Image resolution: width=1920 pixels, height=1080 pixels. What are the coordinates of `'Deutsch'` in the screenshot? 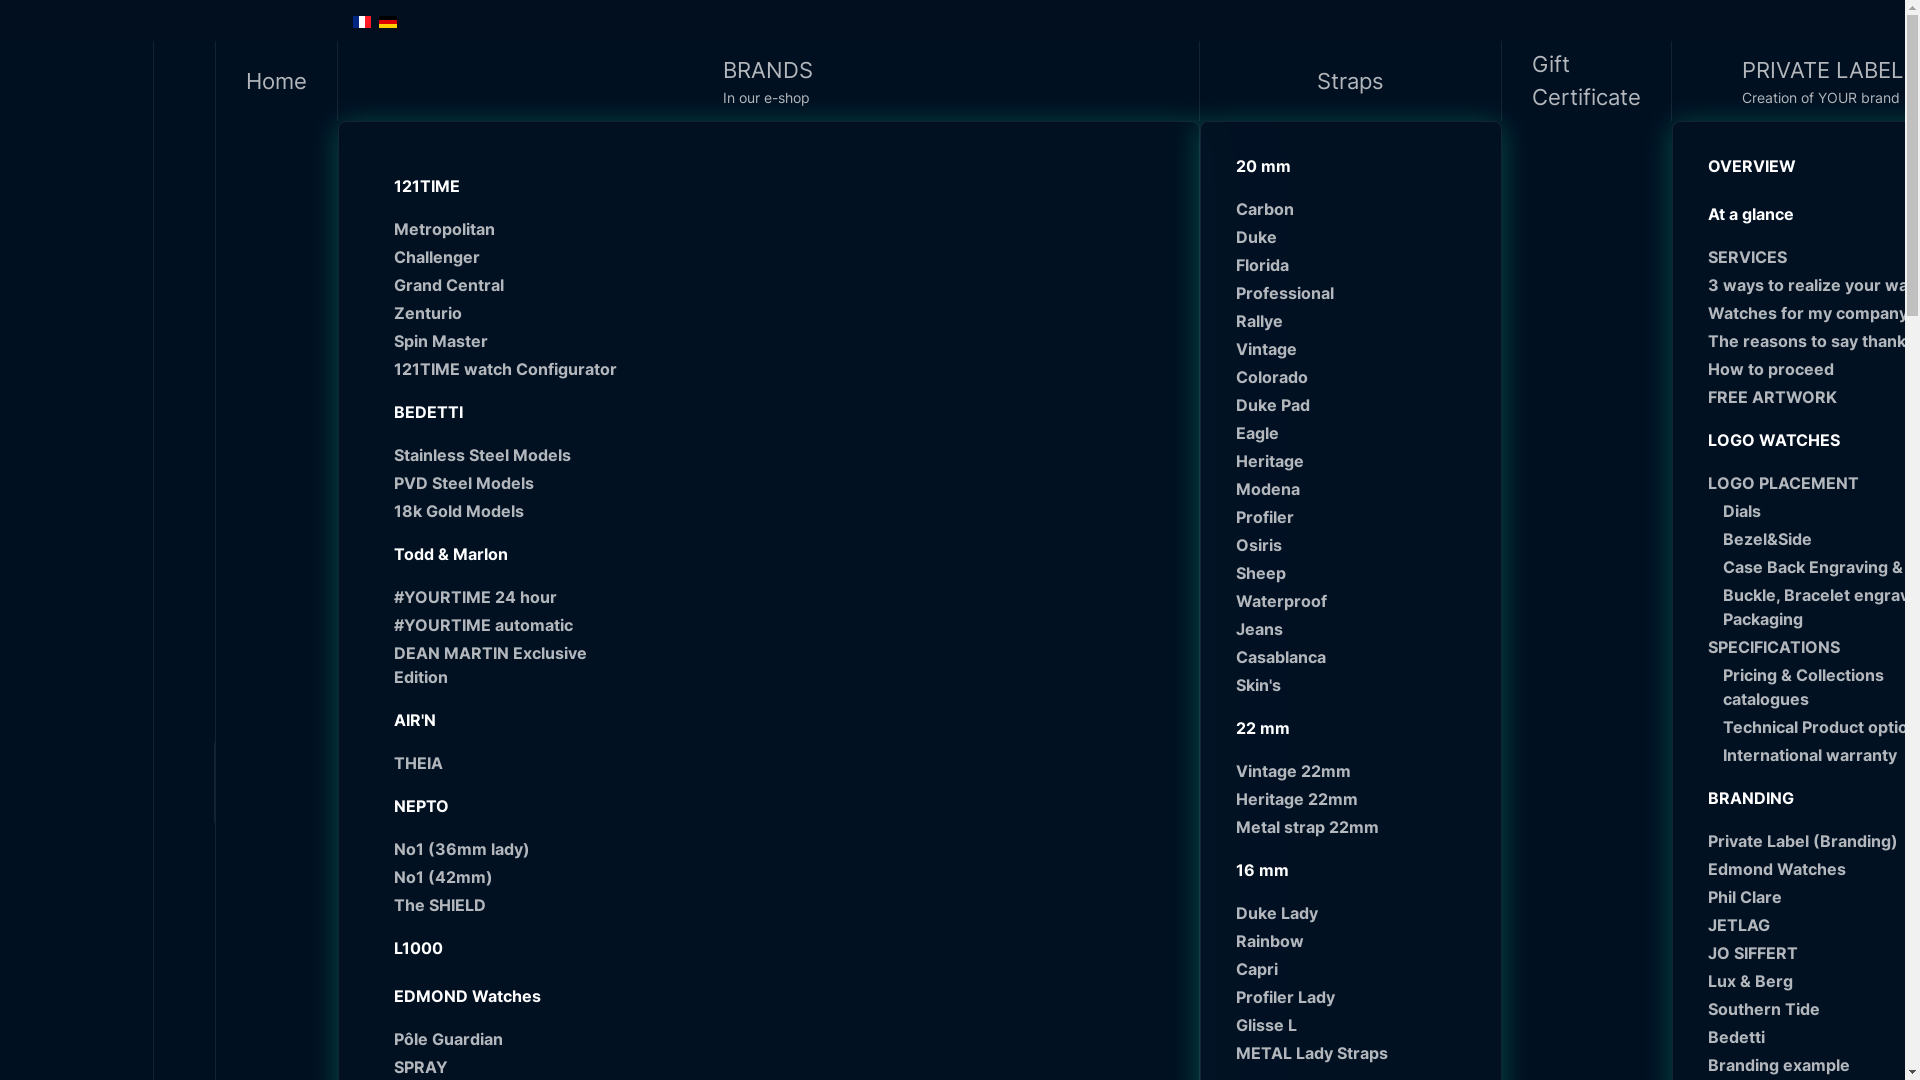 It's located at (387, 22).